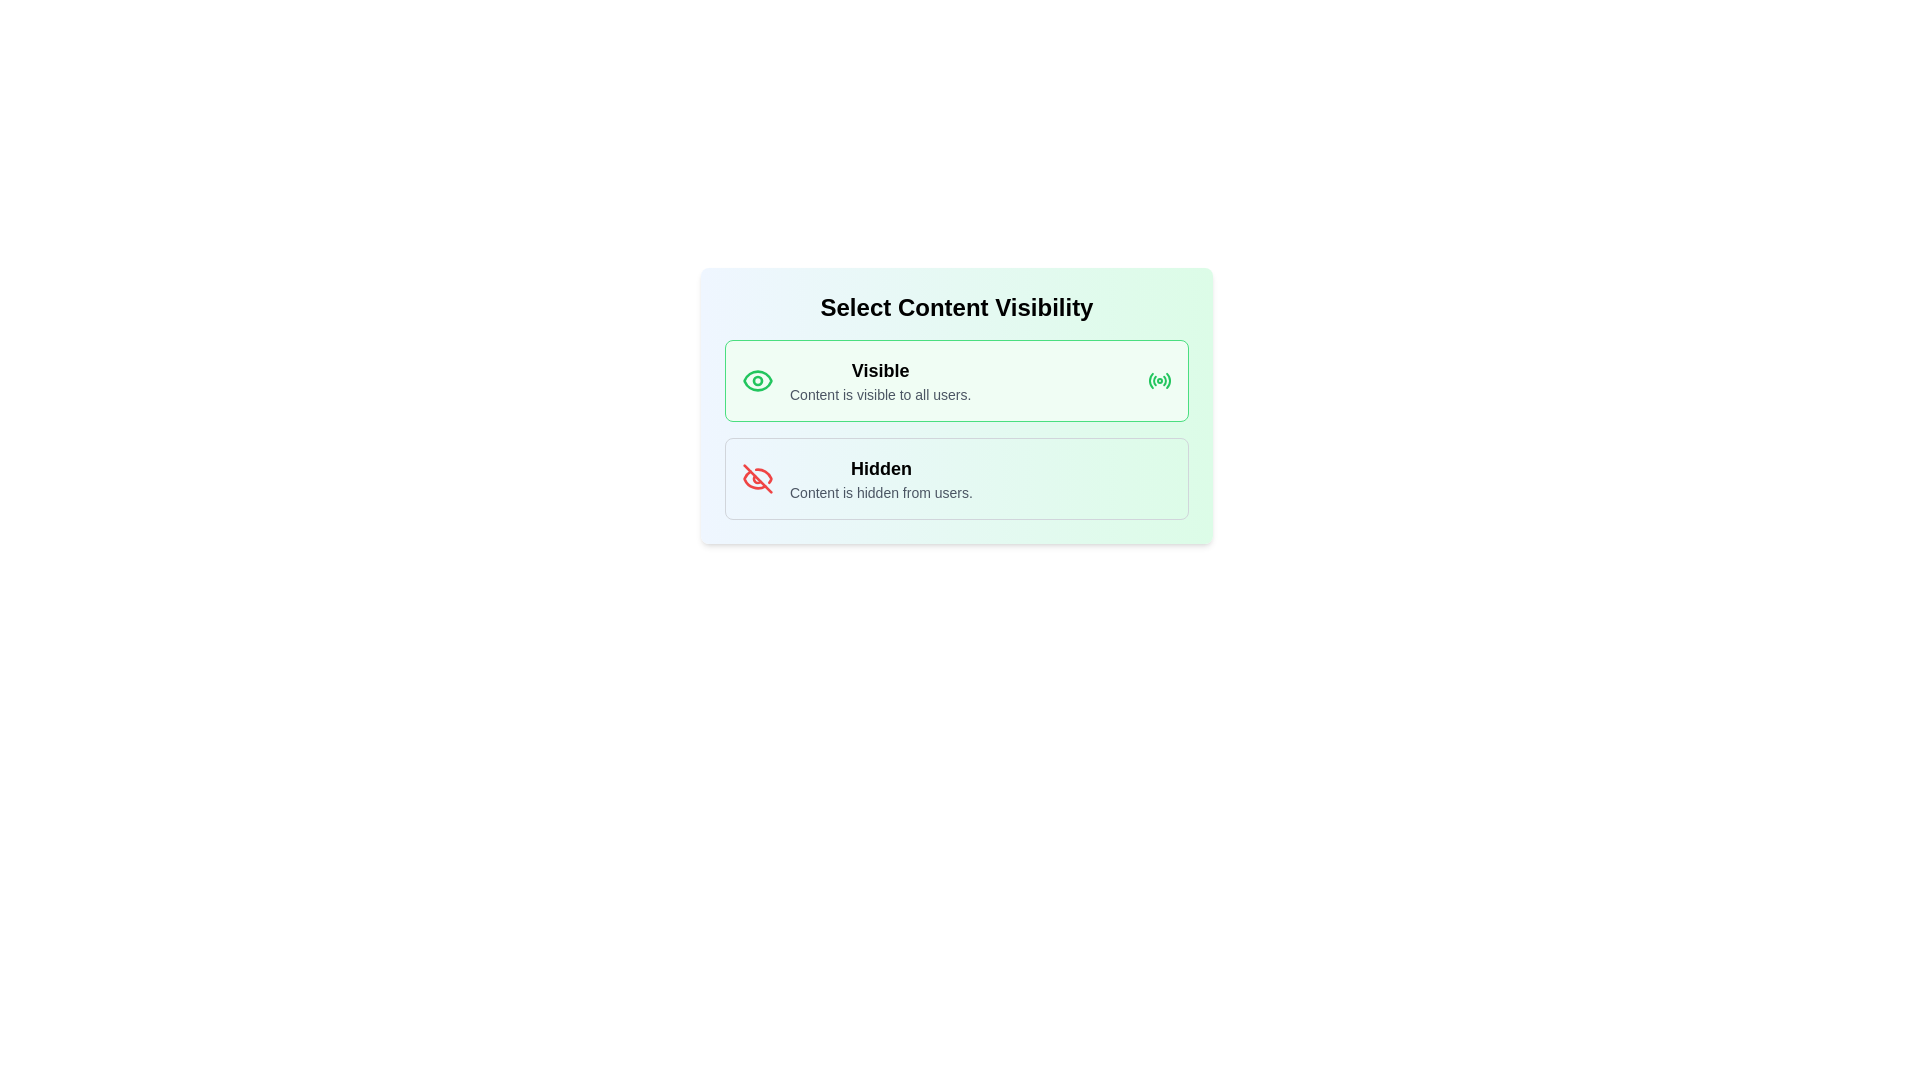 The width and height of the screenshot is (1920, 1080). I want to click on text label stating 'Content is hidden from users.' which is styled in gray and positioned below the 'Hidden' title in the visibility options card, so click(880, 493).